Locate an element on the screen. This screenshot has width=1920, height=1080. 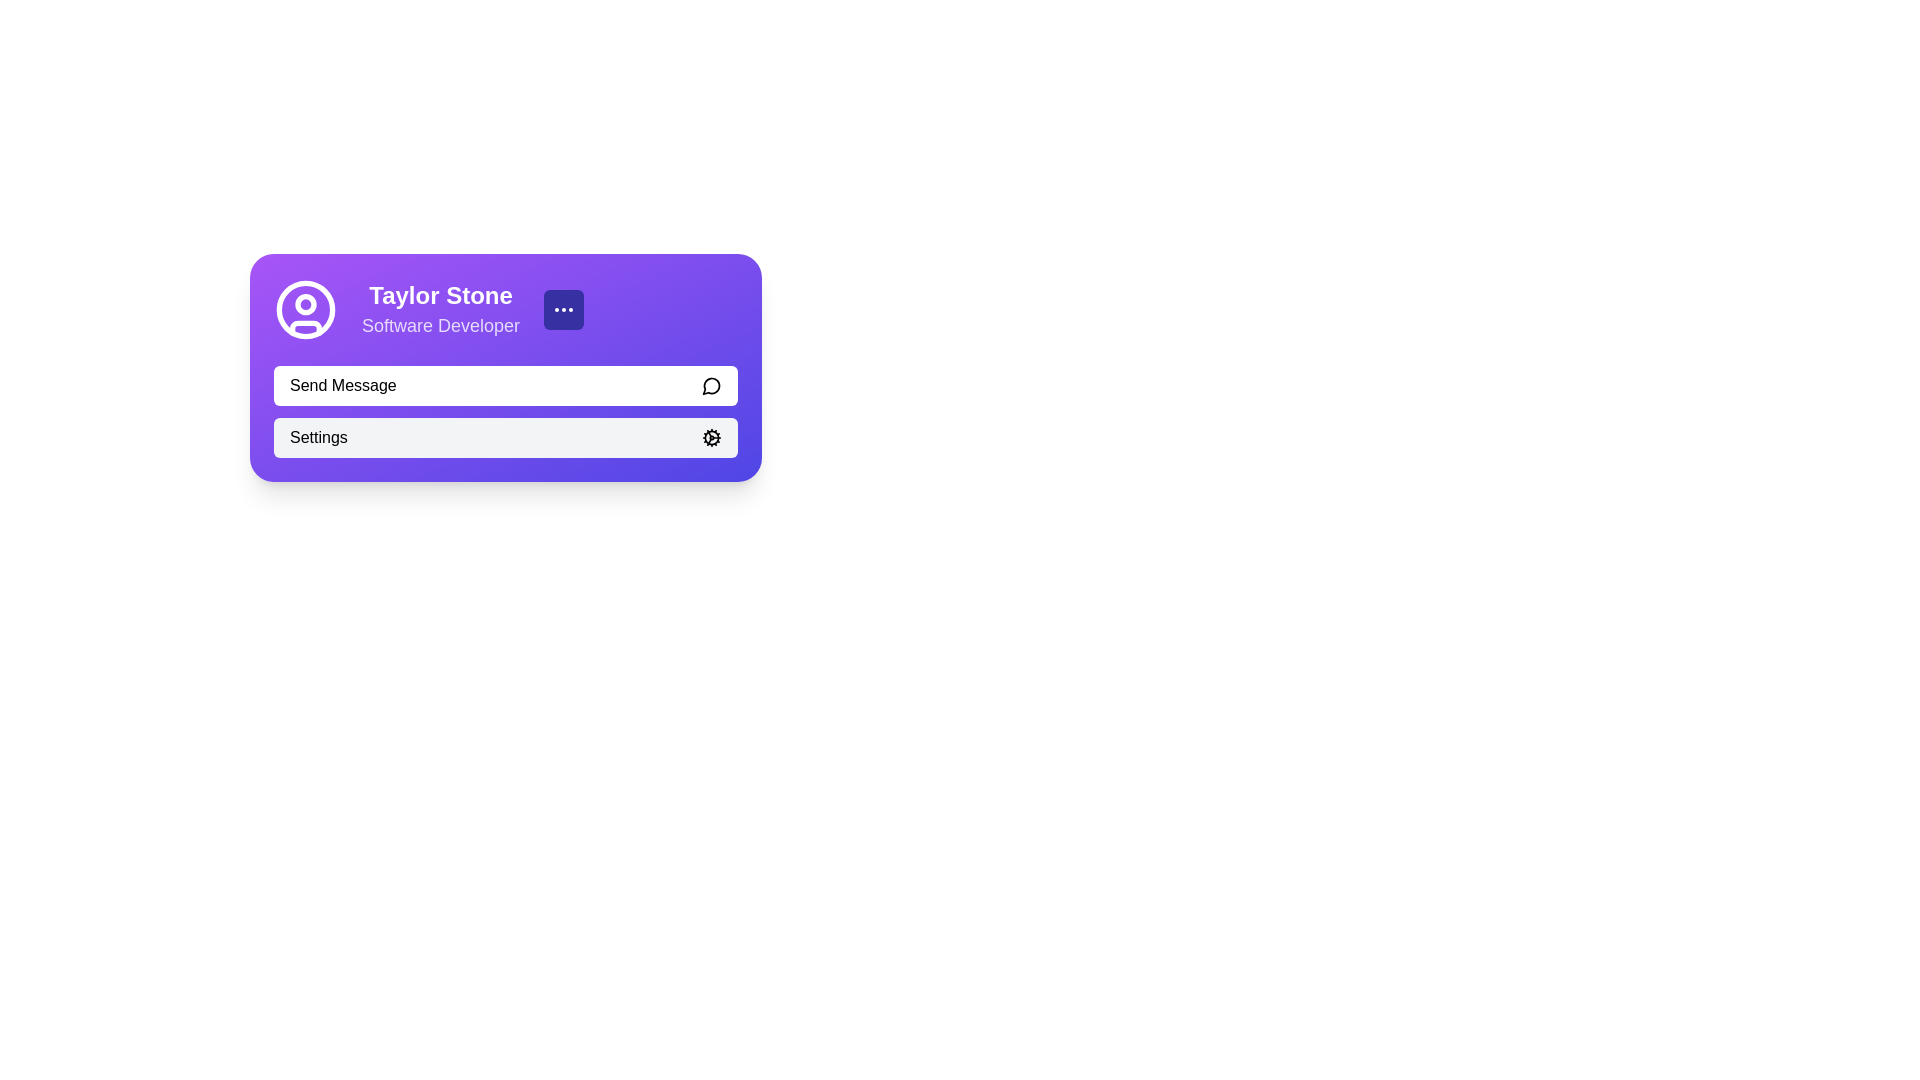
the 'Send Message' button to trigger potential styling changes is located at coordinates (343, 385).